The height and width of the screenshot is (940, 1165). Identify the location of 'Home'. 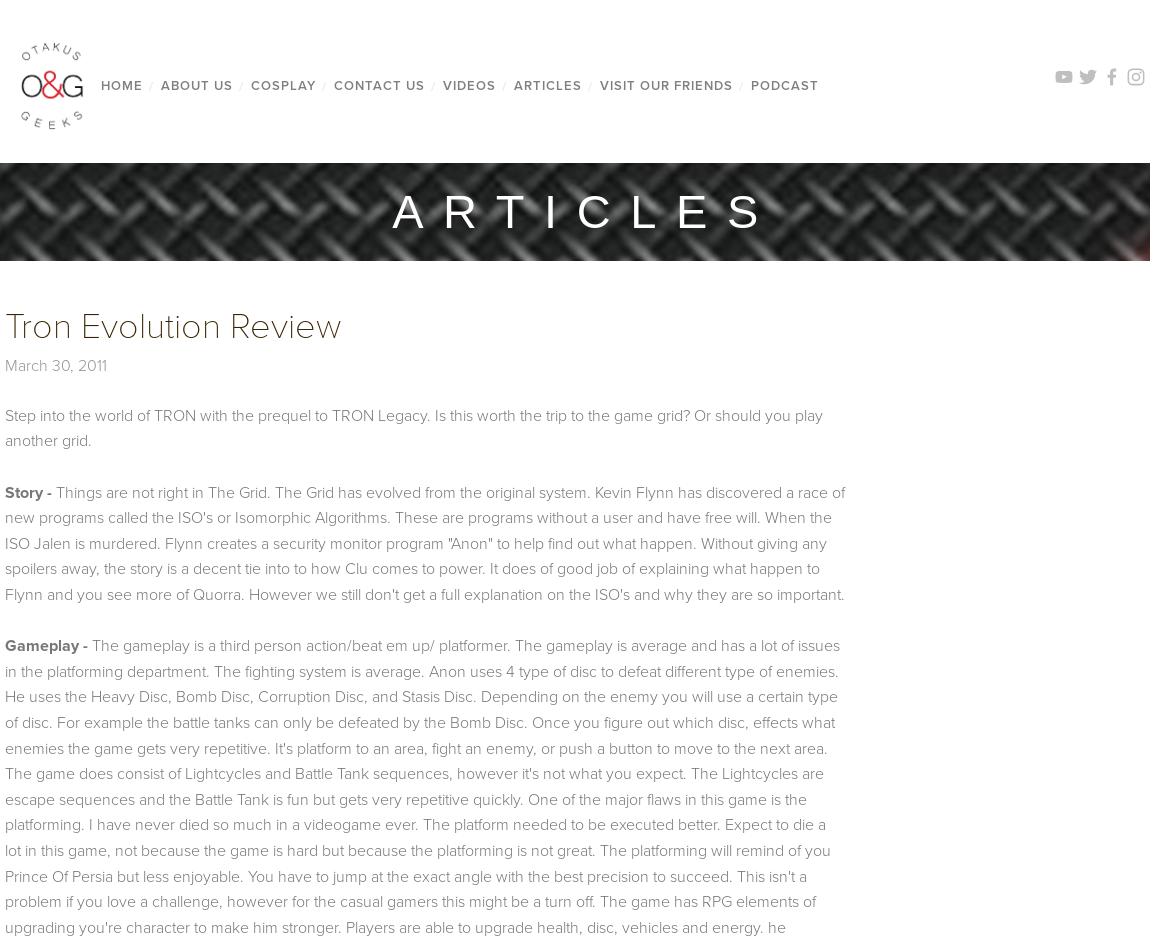
(121, 85).